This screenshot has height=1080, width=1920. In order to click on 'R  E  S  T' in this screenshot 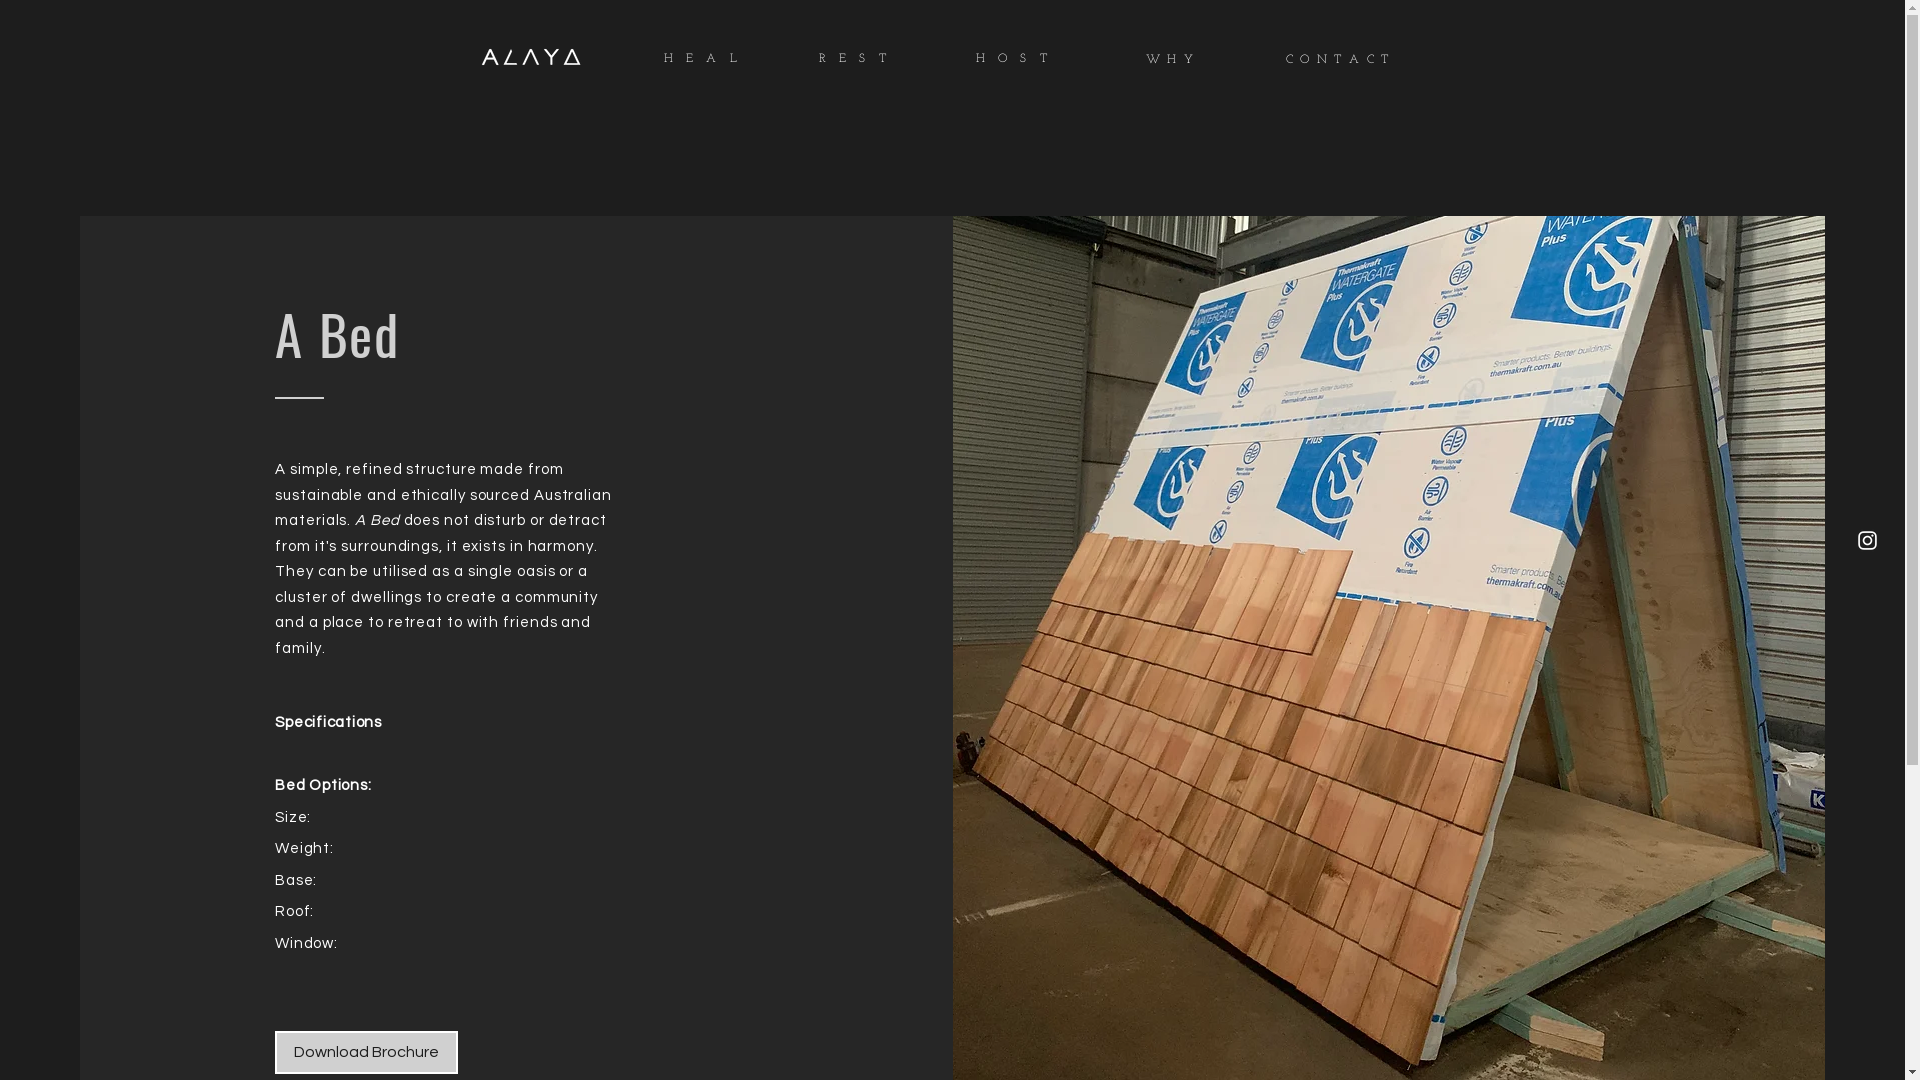, I will do `click(852, 55)`.